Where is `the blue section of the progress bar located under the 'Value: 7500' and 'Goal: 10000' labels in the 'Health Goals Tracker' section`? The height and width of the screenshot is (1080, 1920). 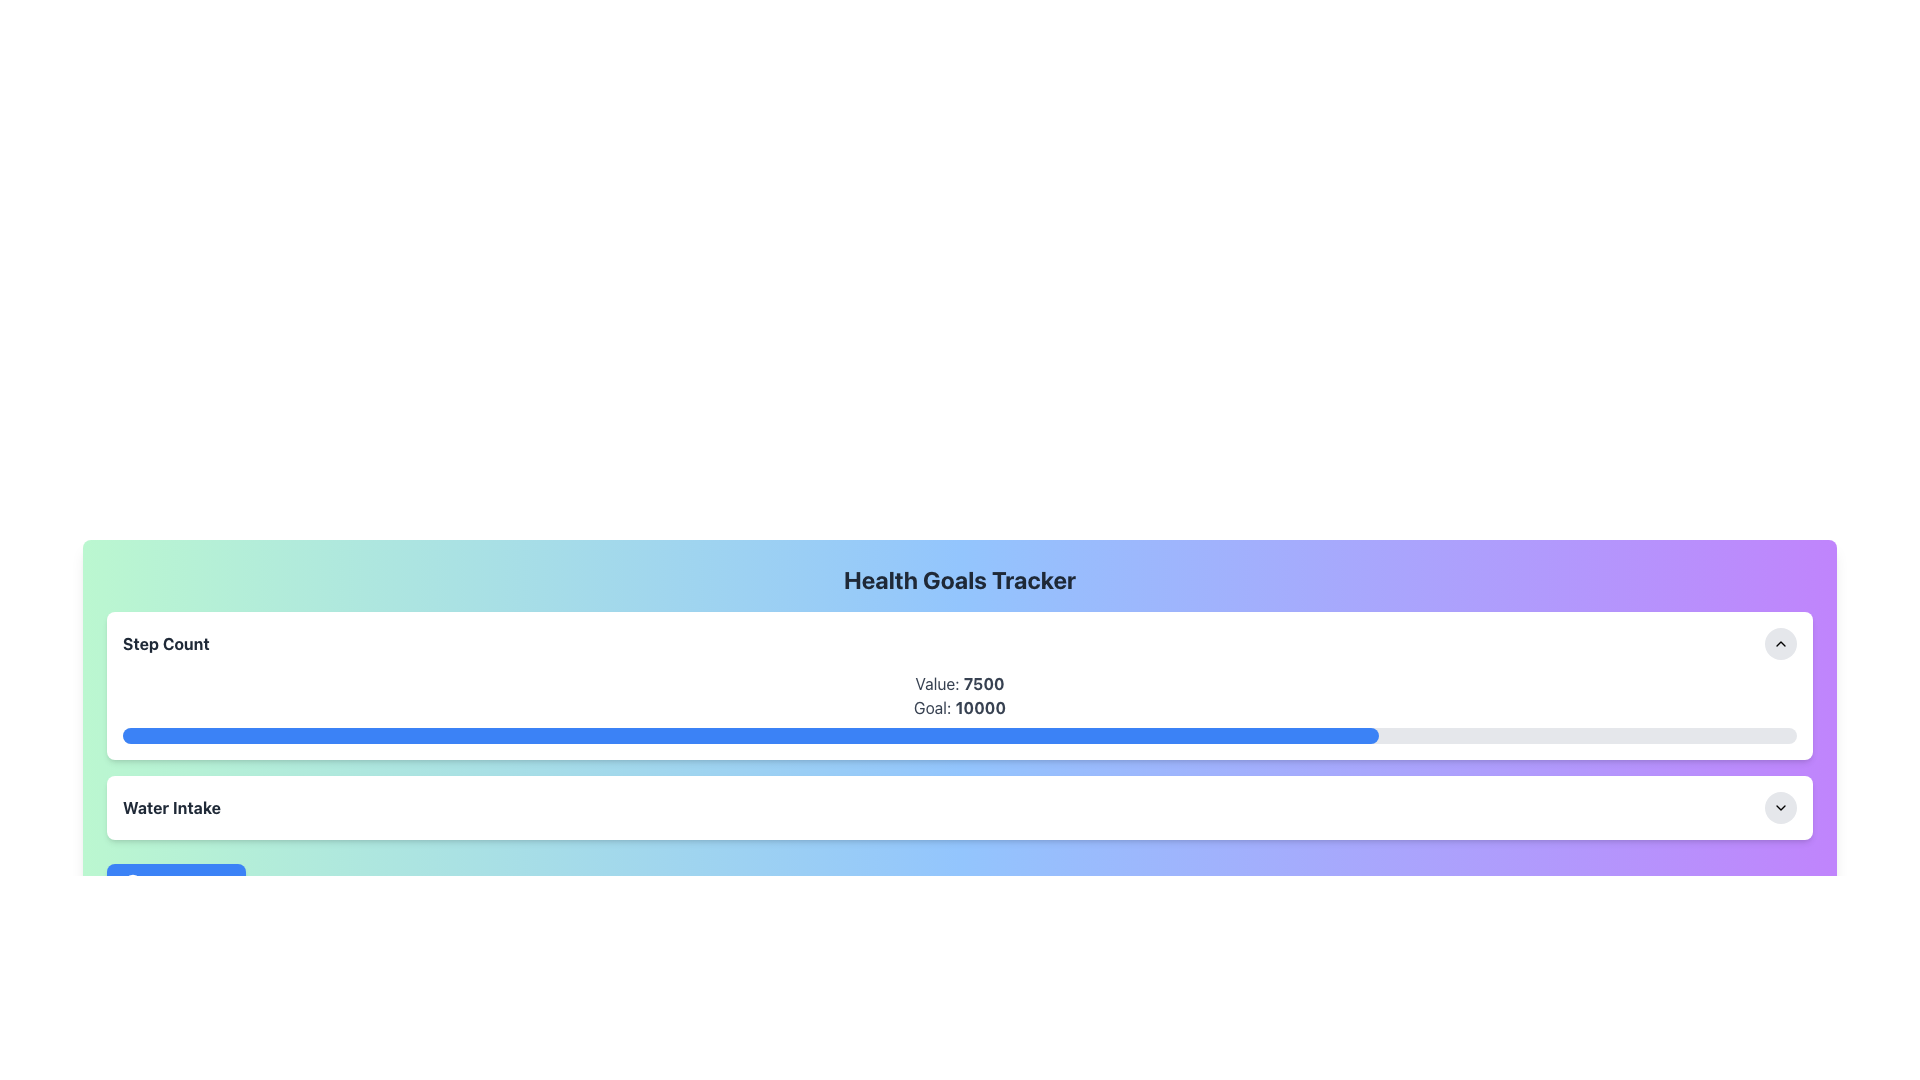 the blue section of the progress bar located under the 'Value: 7500' and 'Goal: 10000' labels in the 'Health Goals Tracker' section is located at coordinates (960, 736).